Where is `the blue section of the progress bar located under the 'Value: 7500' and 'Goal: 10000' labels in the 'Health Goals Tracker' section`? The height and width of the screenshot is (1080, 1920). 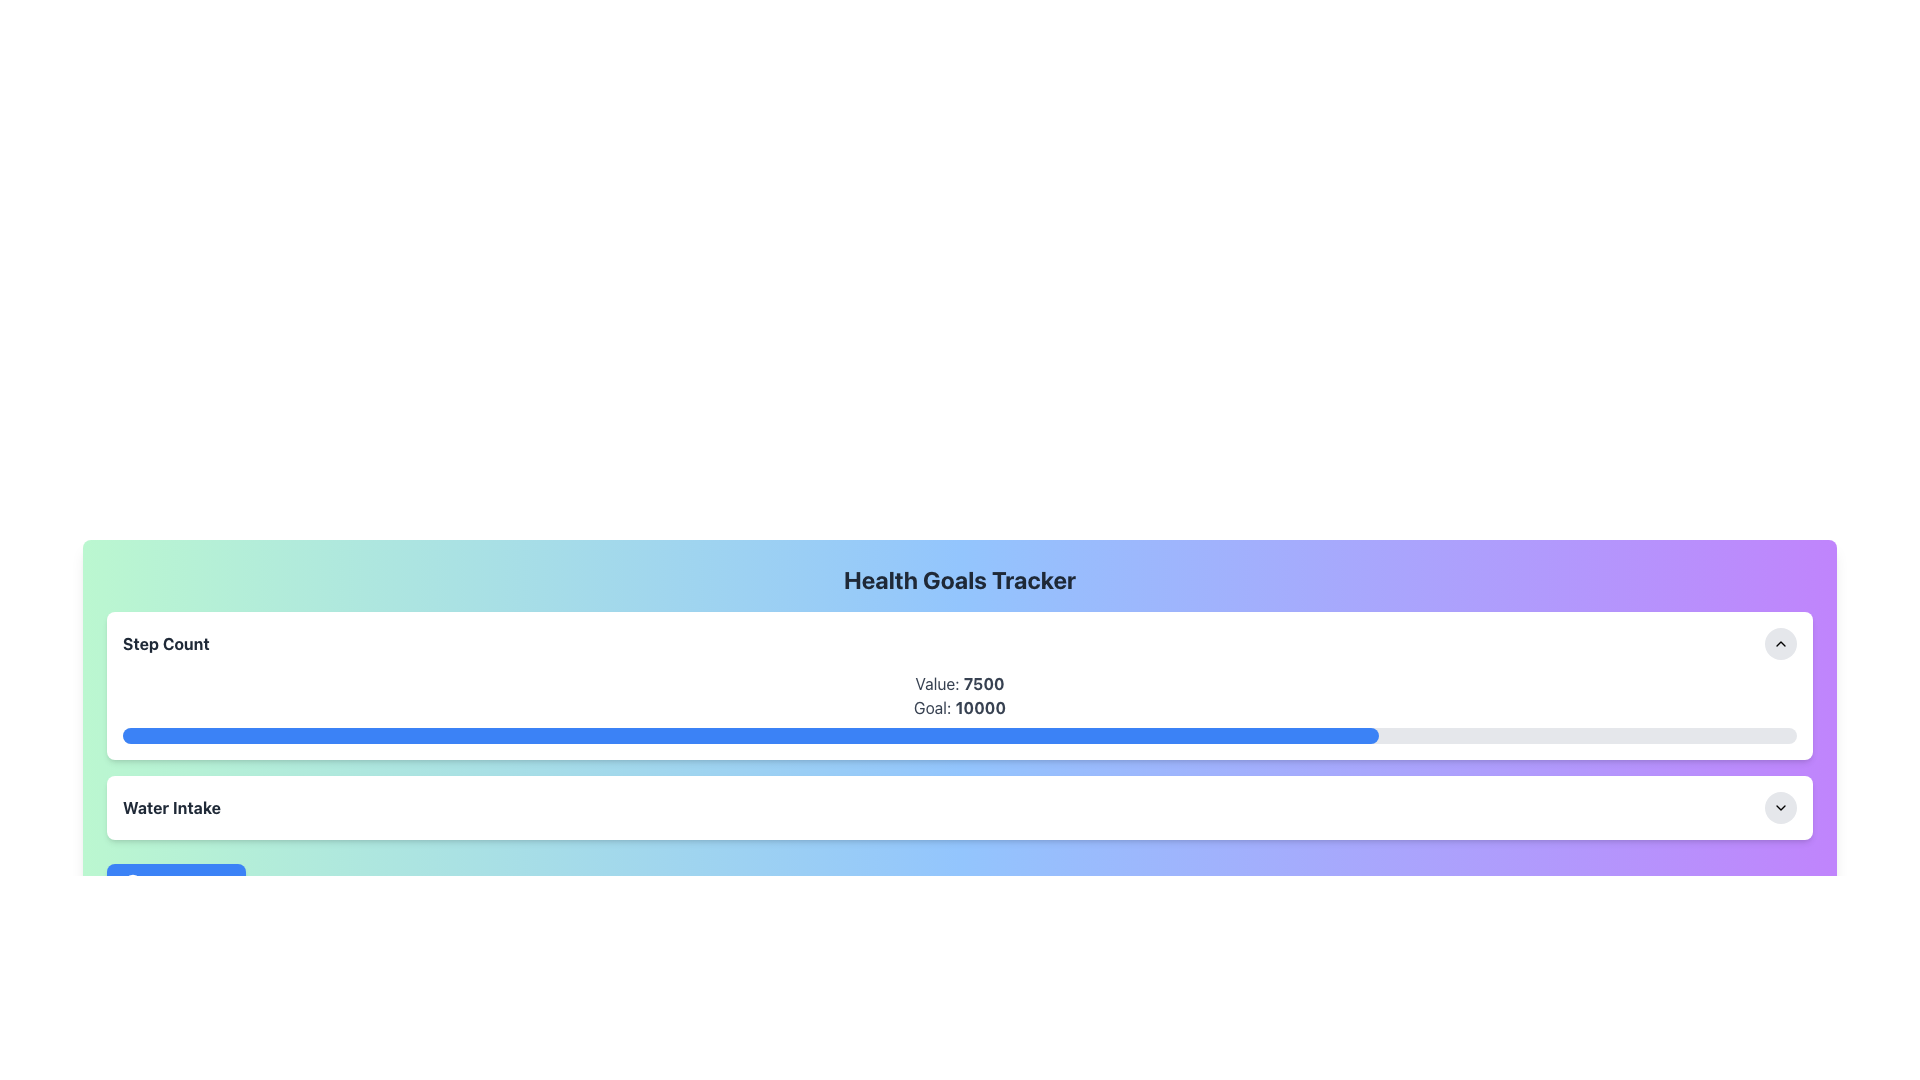 the blue section of the progress bar located under the 'Value: 7500' and 'Goal: 10000' labels in the 'Health Goals Tracker' section is located at coordinates (960, 736).